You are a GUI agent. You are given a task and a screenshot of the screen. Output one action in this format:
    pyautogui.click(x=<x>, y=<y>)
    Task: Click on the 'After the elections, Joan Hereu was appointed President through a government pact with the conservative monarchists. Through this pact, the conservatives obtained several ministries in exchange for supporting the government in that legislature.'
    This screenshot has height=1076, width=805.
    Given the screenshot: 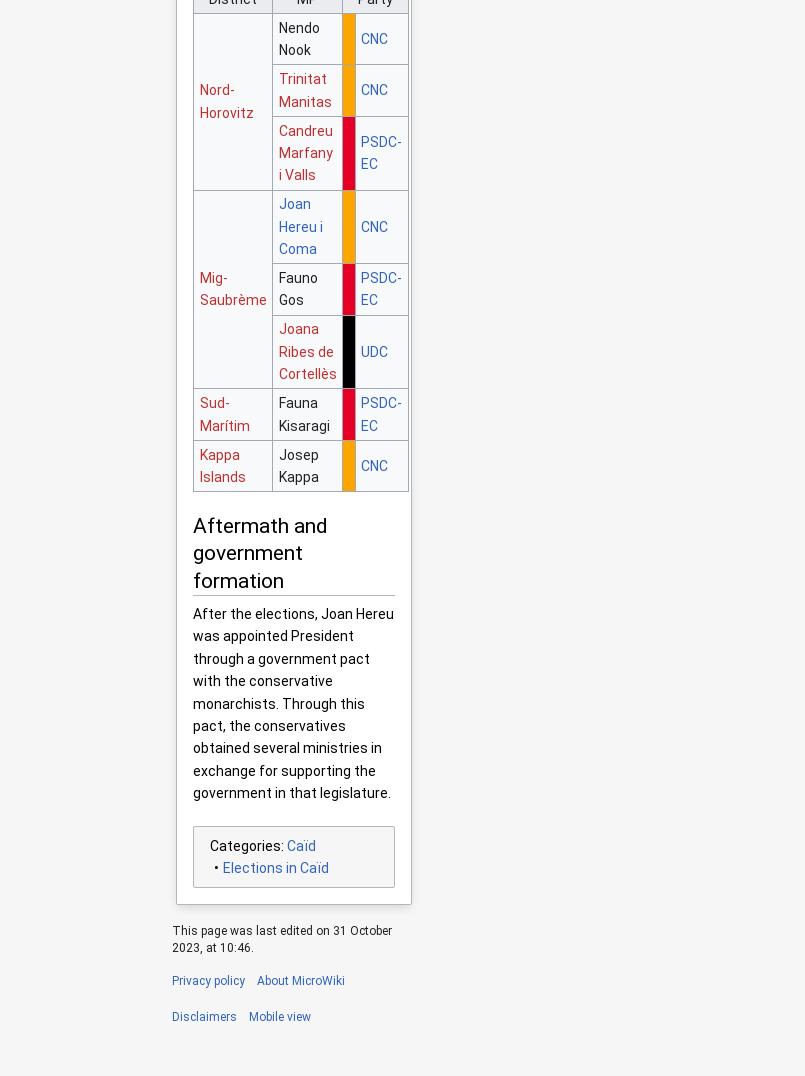 What is the action you would take?
    pyautogui.click(x=292, y=703)
    